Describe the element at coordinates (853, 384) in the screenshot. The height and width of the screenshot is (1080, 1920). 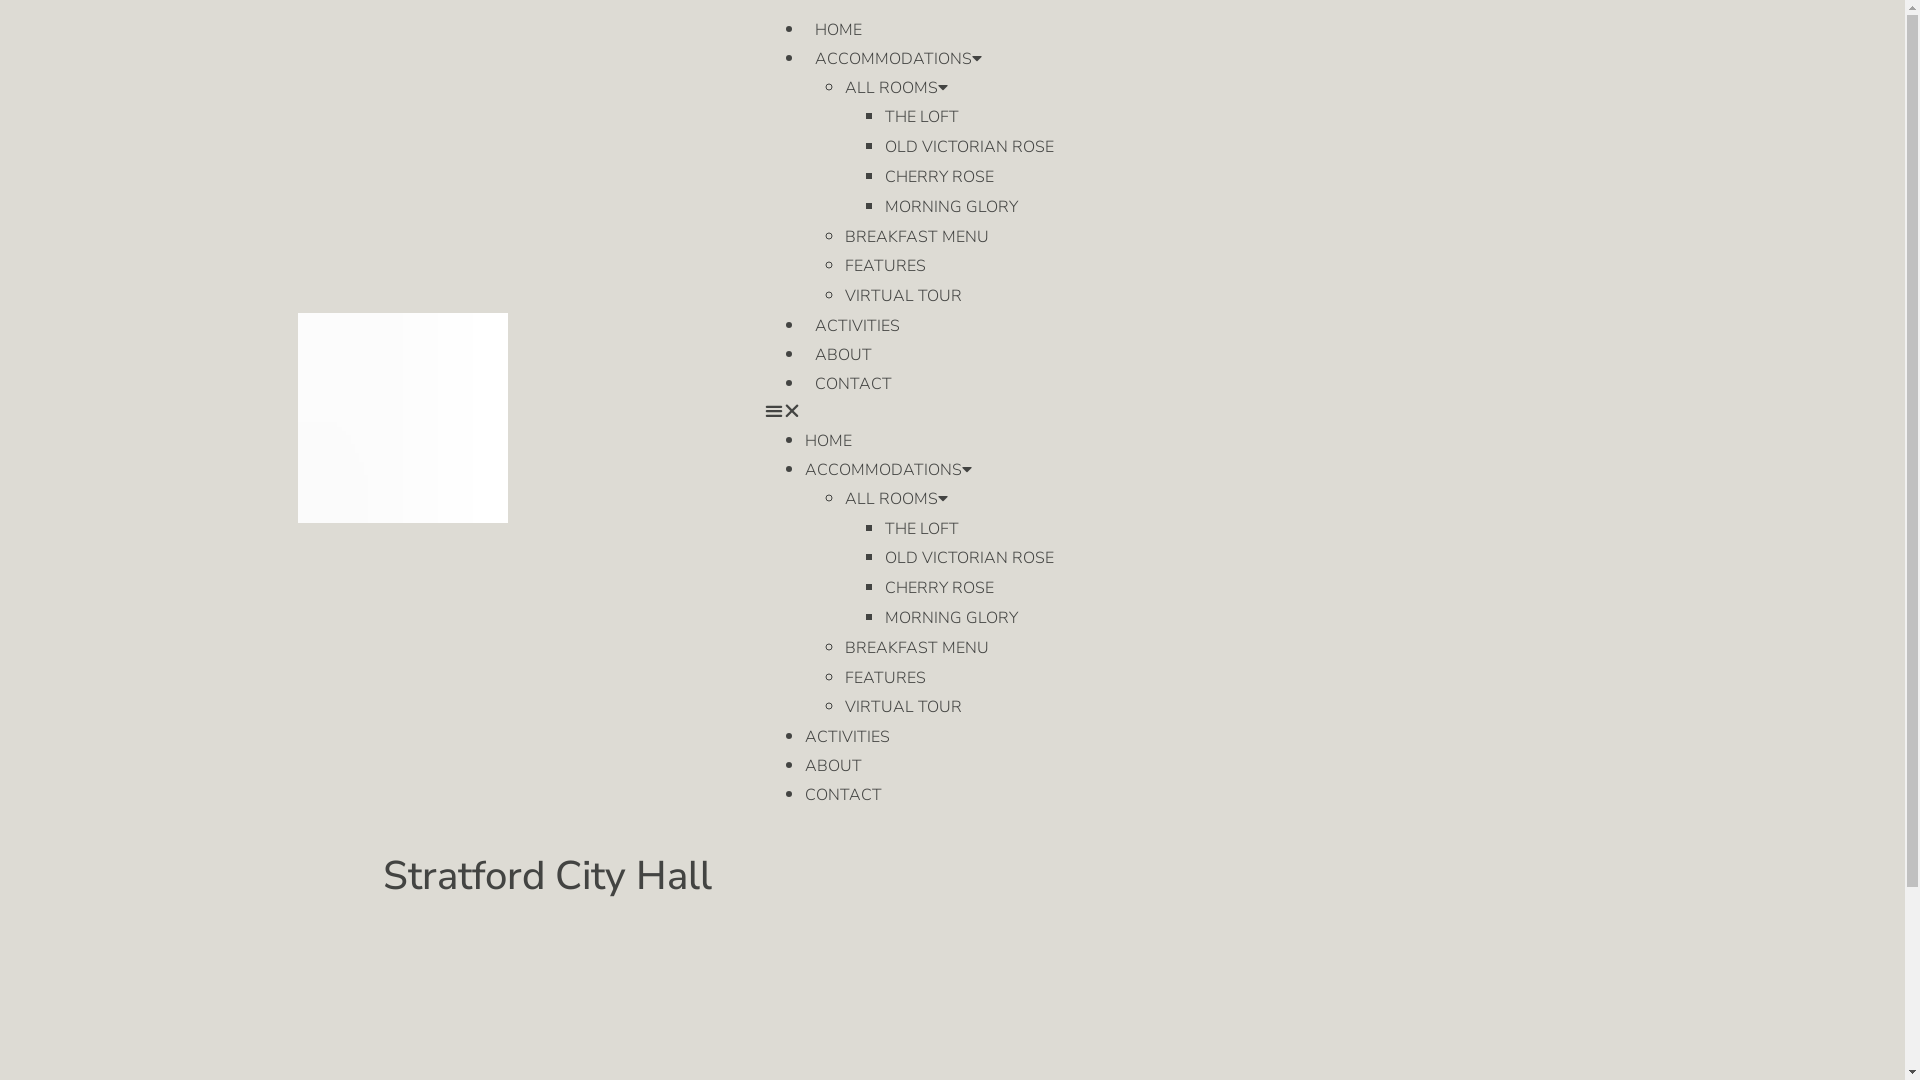
I see `'CONTACT'` at that location.